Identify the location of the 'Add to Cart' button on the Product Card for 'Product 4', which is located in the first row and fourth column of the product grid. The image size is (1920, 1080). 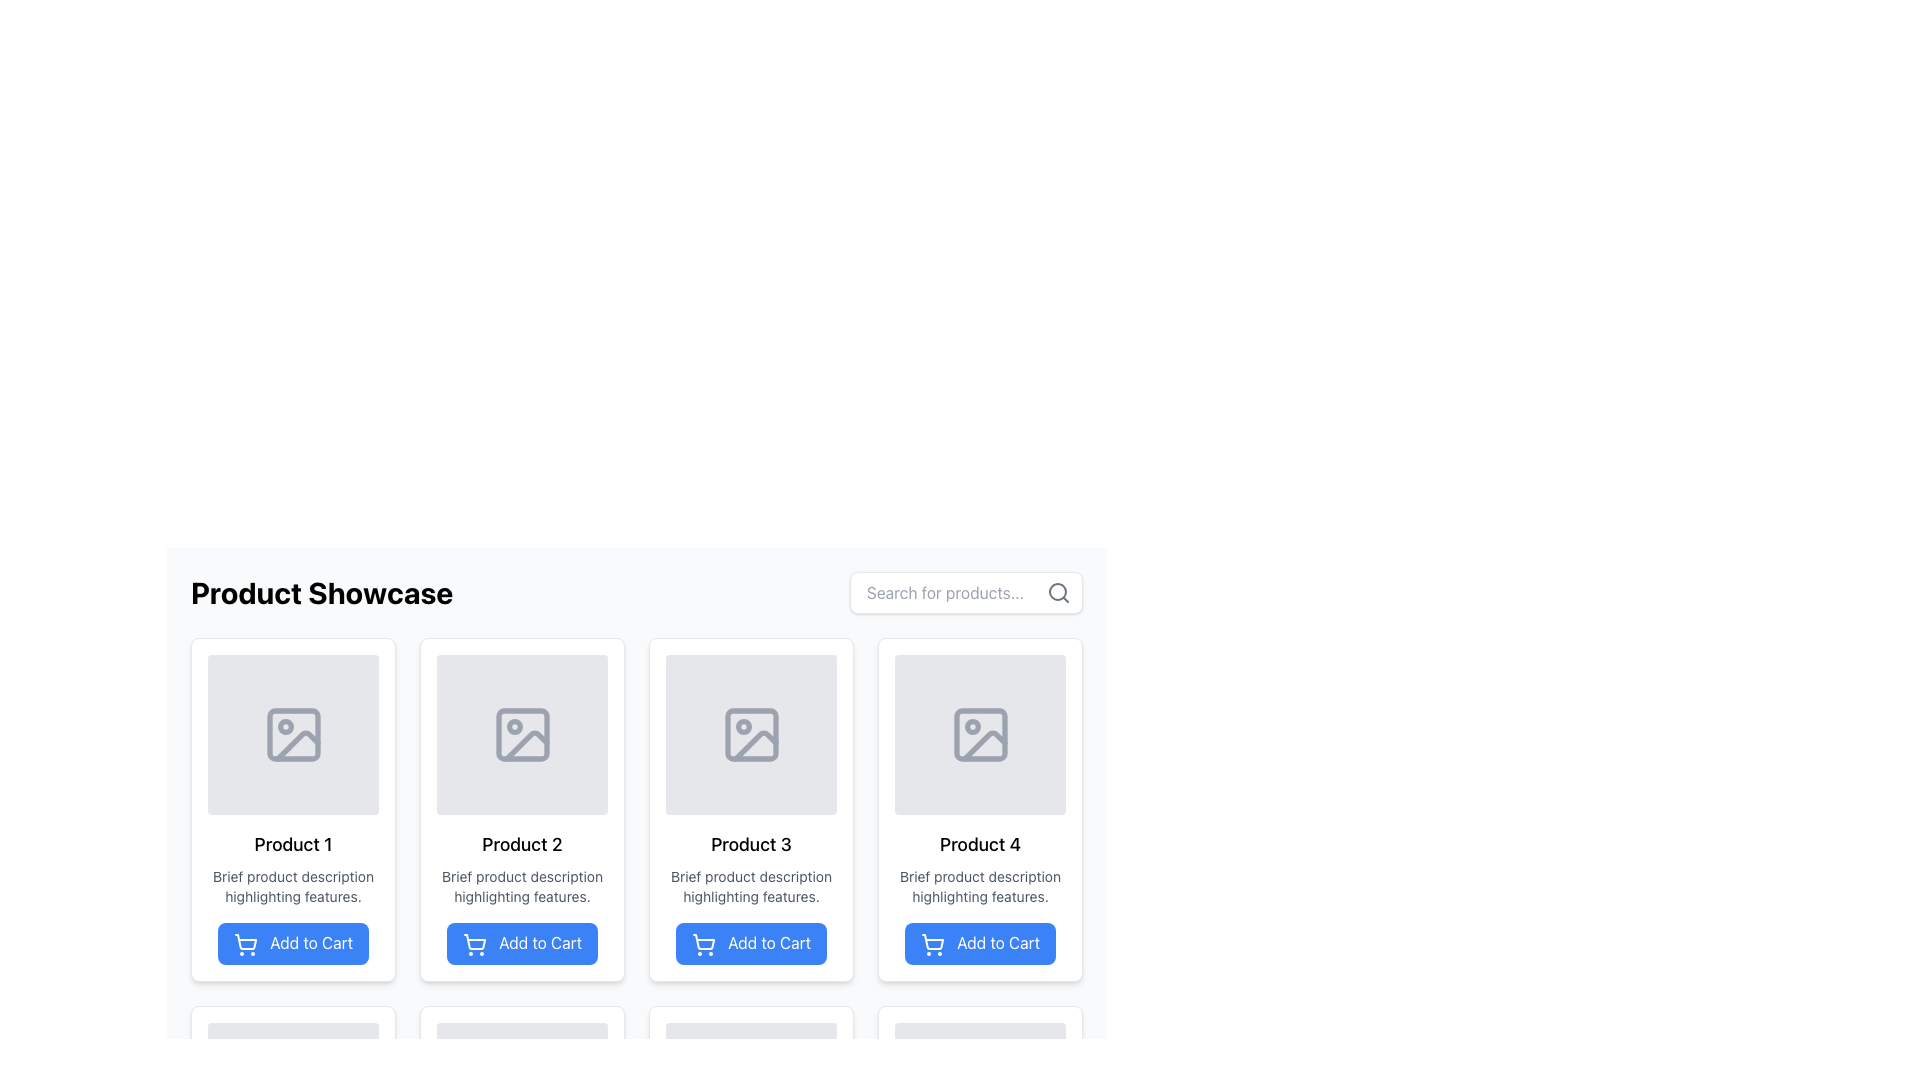
(980, 808).